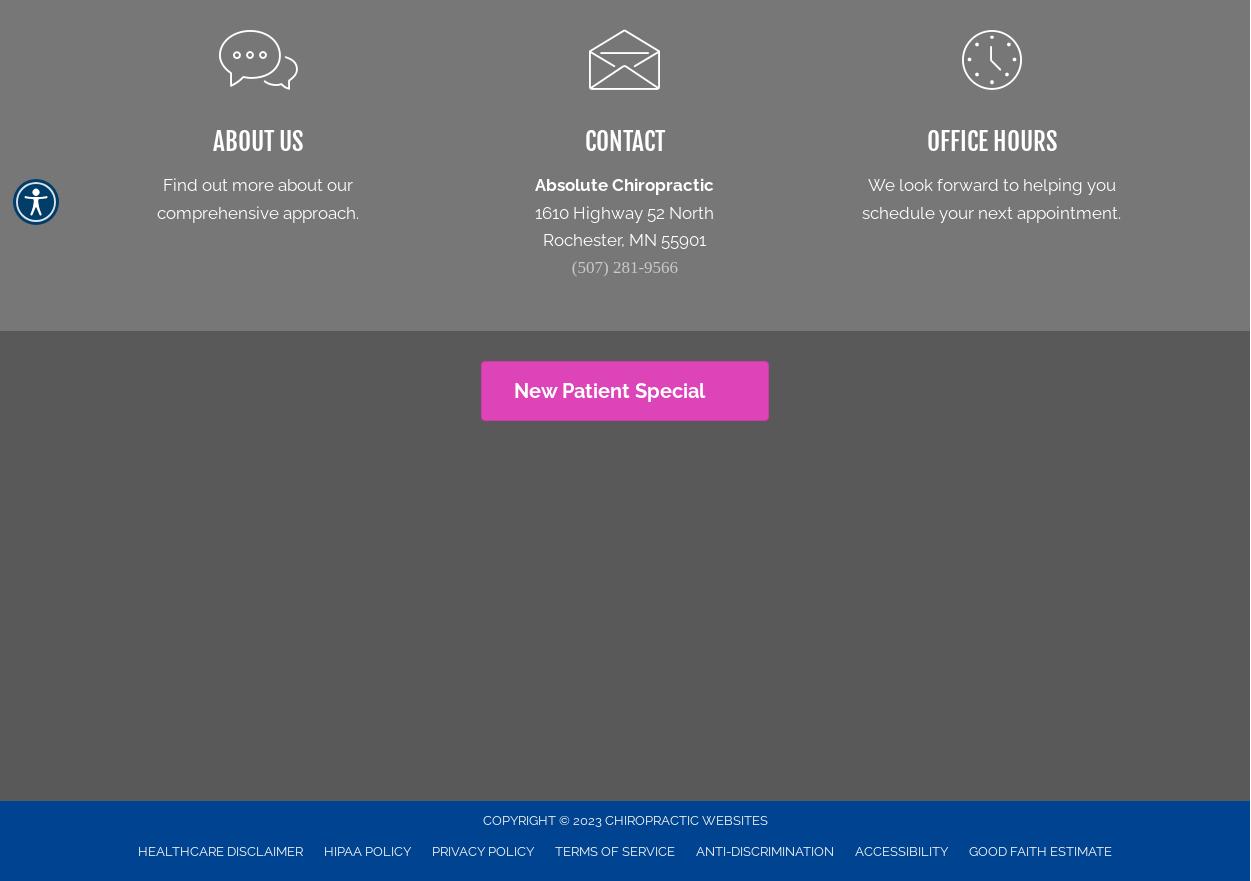 The image size is (1251, 881). I want to click on 'We look forward to helping you', so click(991, 185).